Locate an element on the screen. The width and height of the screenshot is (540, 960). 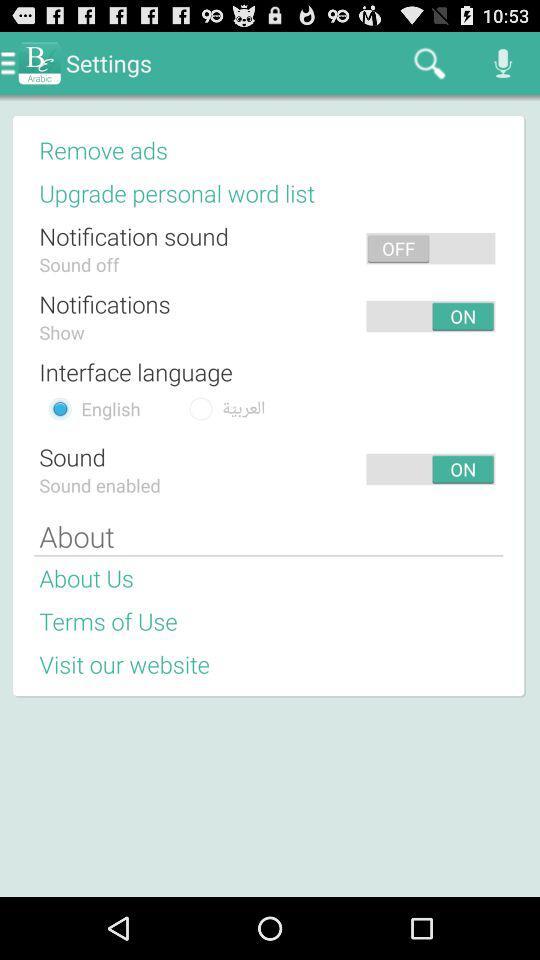
app next to the notifications app is located at coordinates (267, 316).